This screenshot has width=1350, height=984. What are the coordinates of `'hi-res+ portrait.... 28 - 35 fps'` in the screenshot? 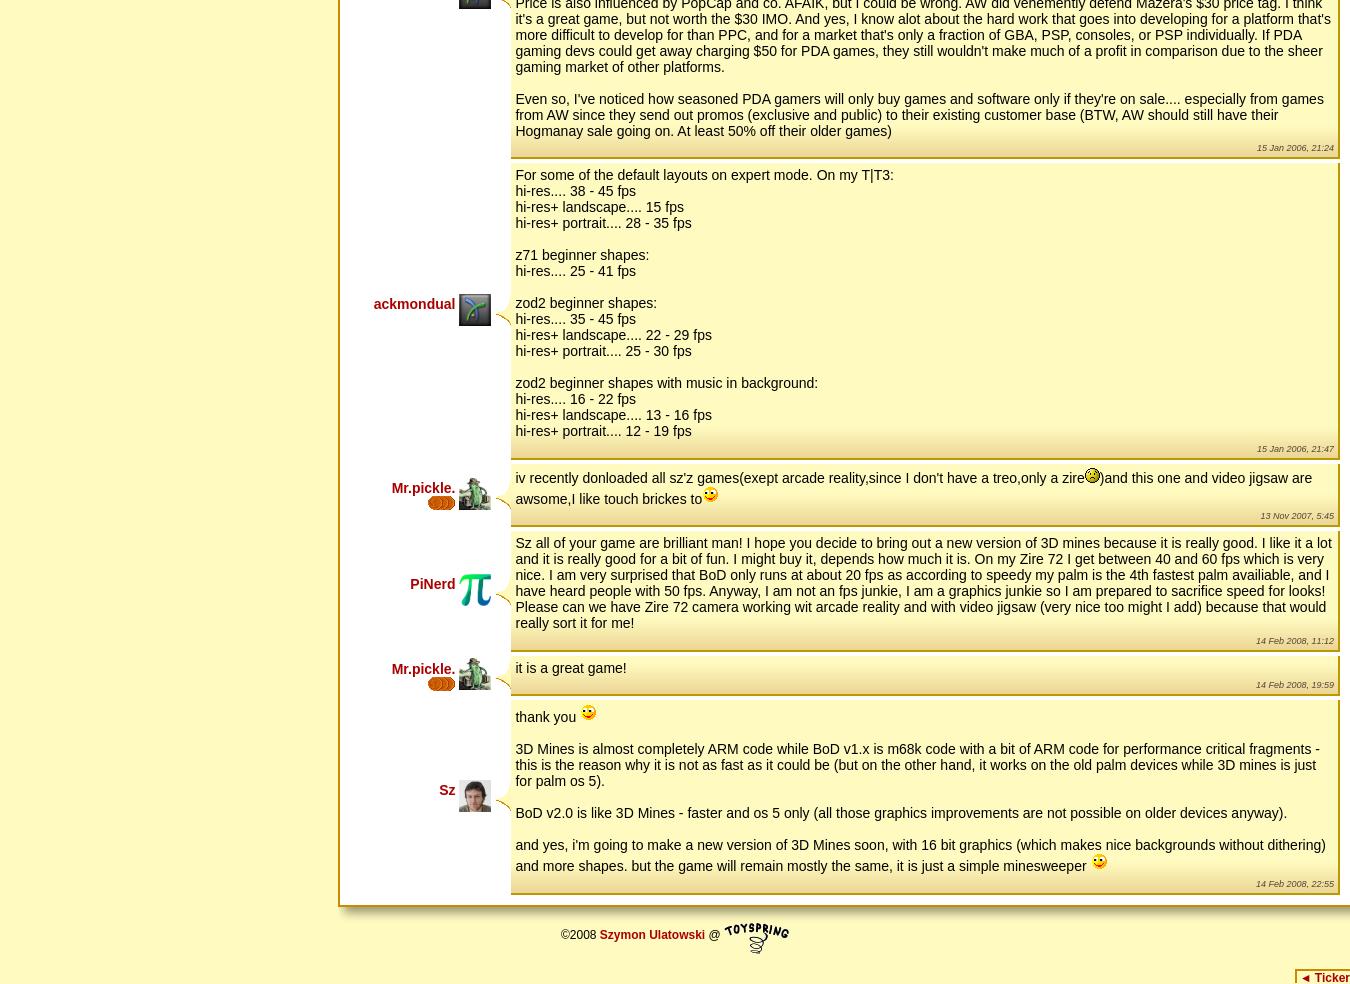 It's located at (603, 222).